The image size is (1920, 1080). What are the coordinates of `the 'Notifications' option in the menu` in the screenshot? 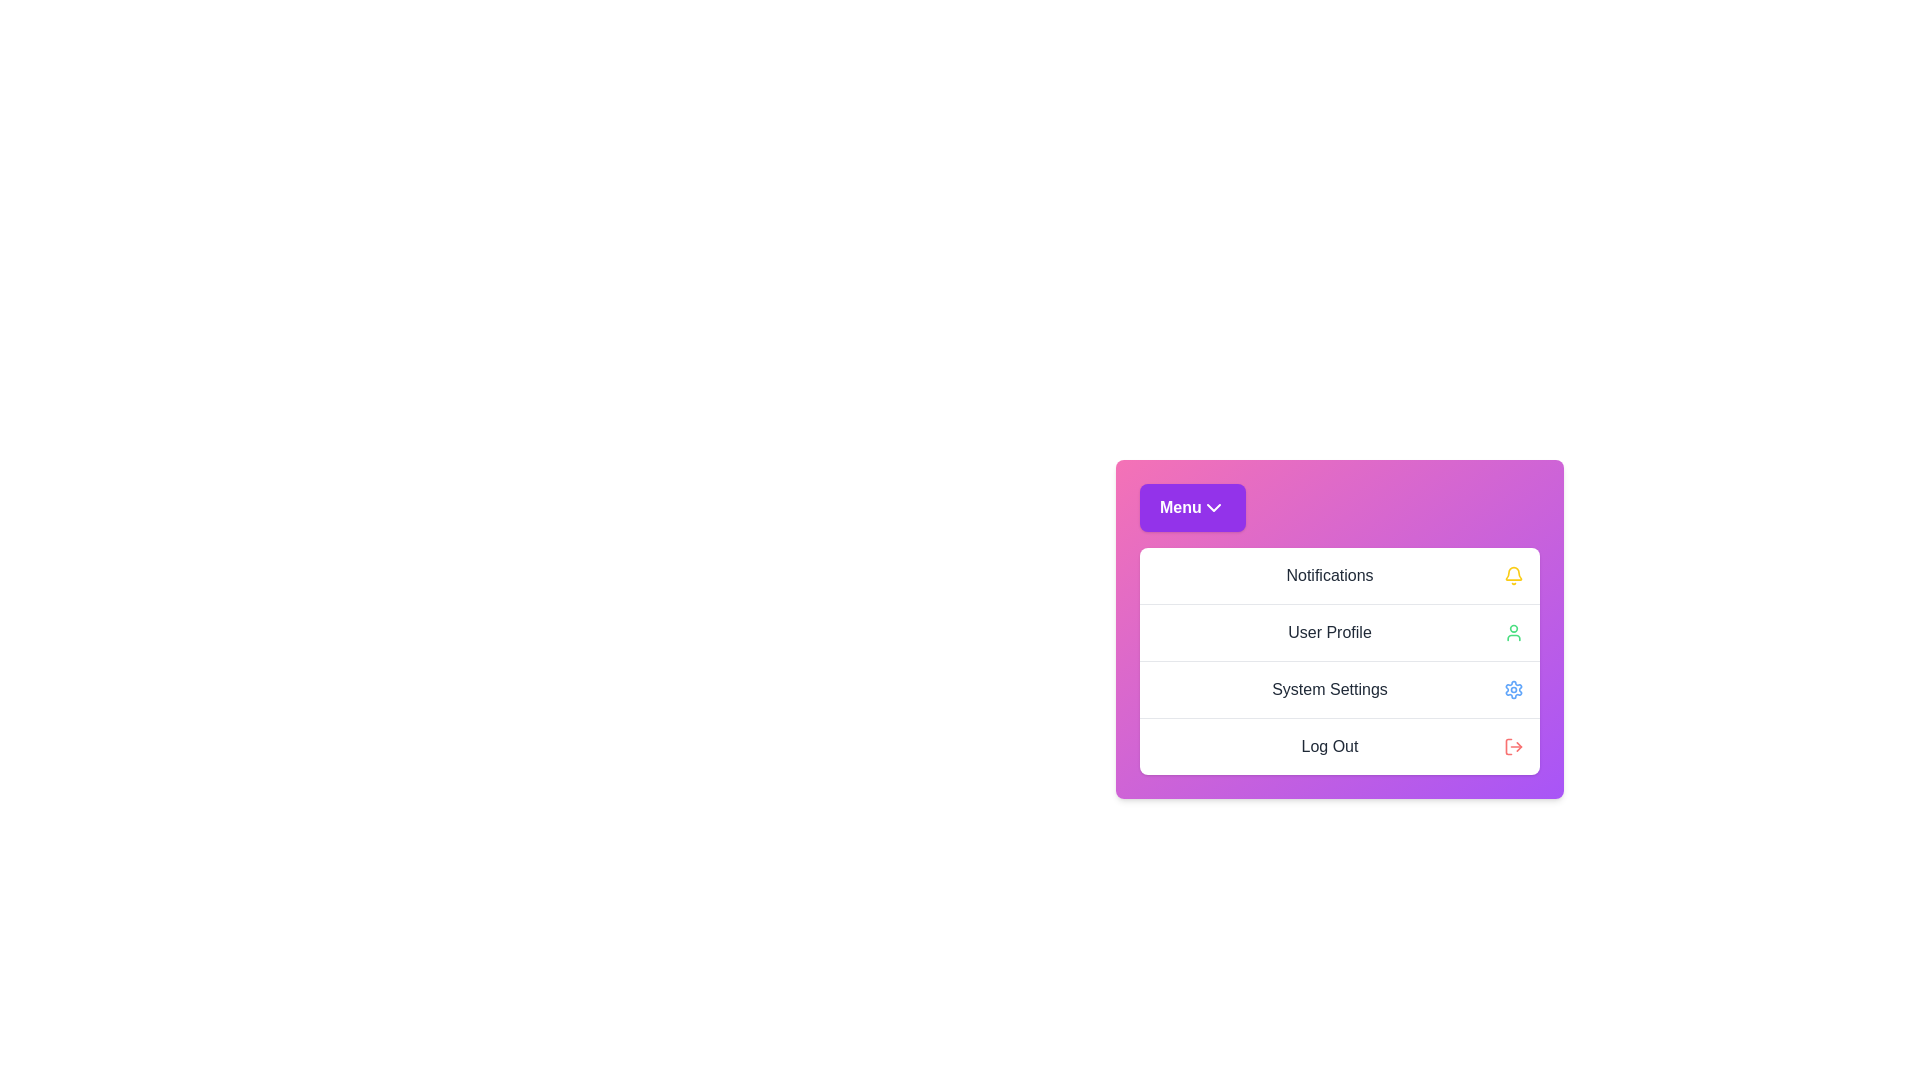 It's located at (1339, 575).